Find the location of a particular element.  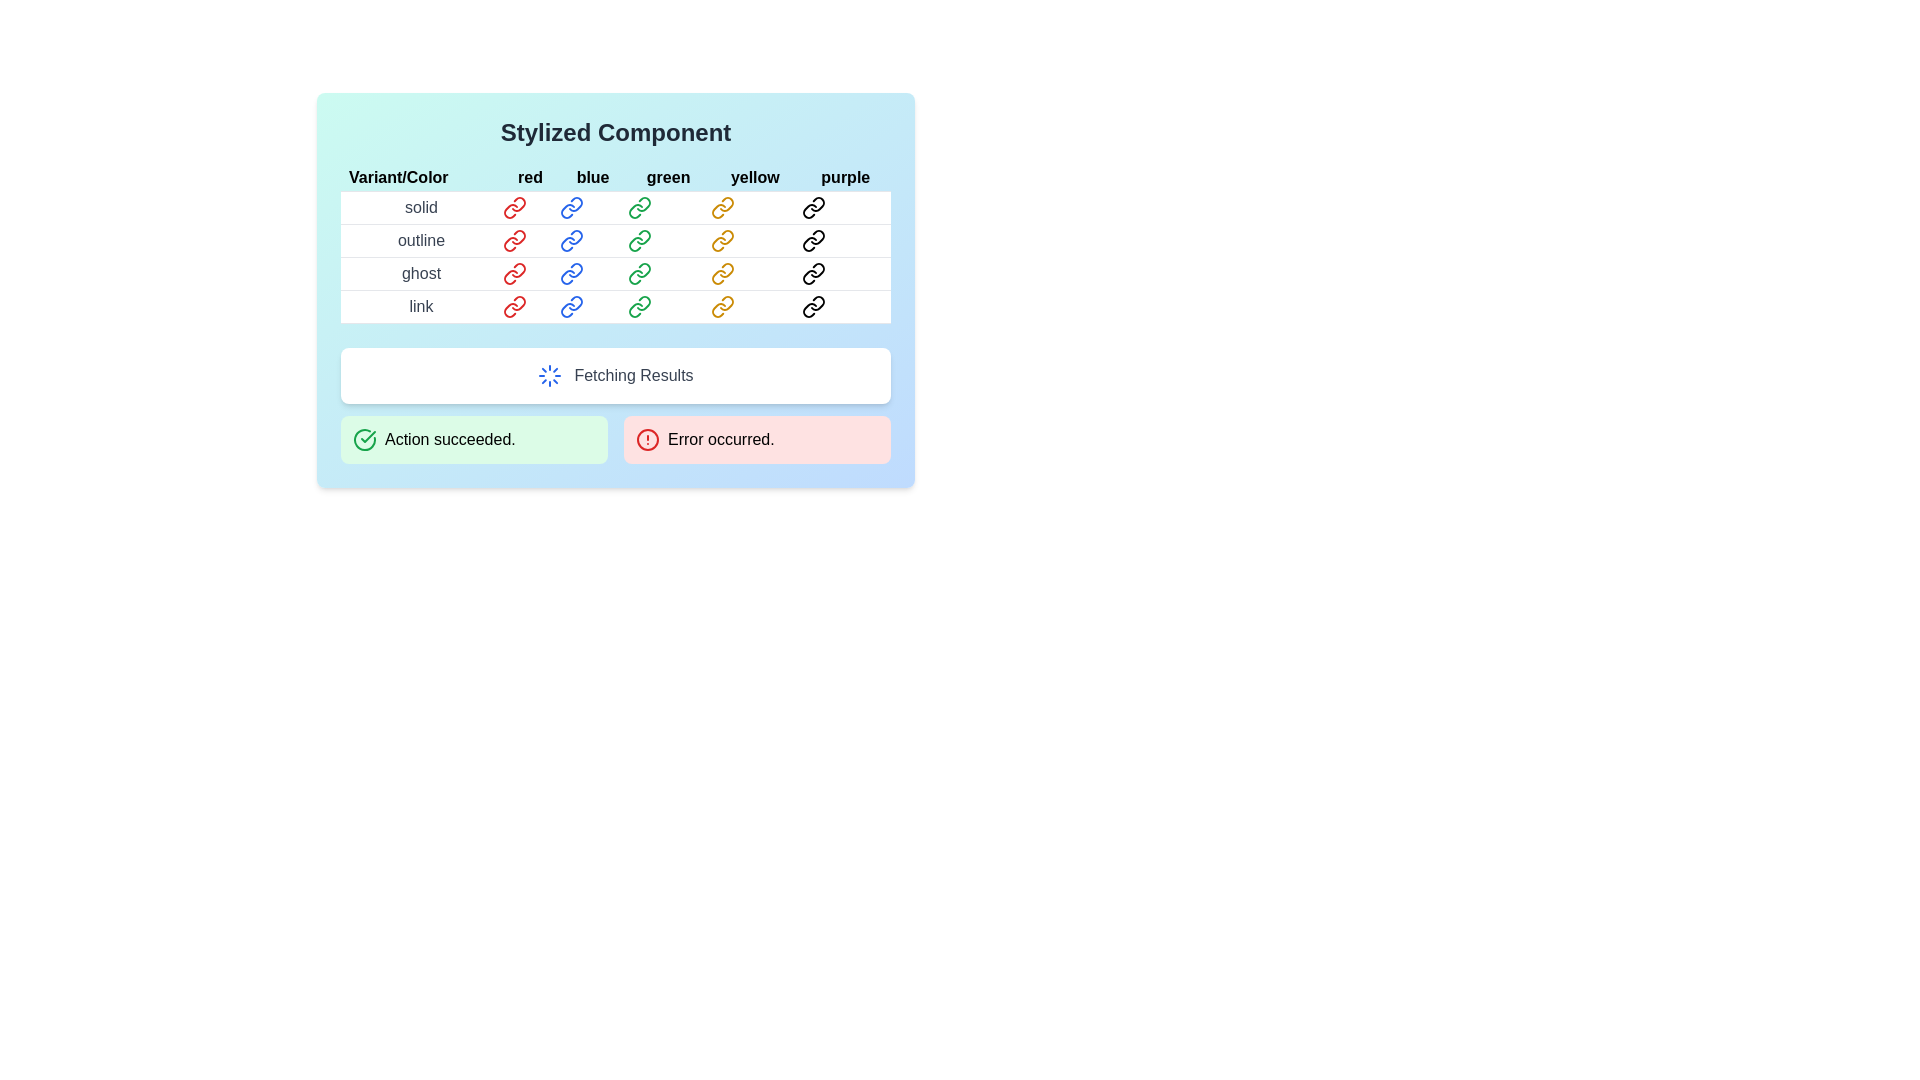

the purple chain link icon located in the first row and fifth column of the grid is located at coordinates (813, 208).